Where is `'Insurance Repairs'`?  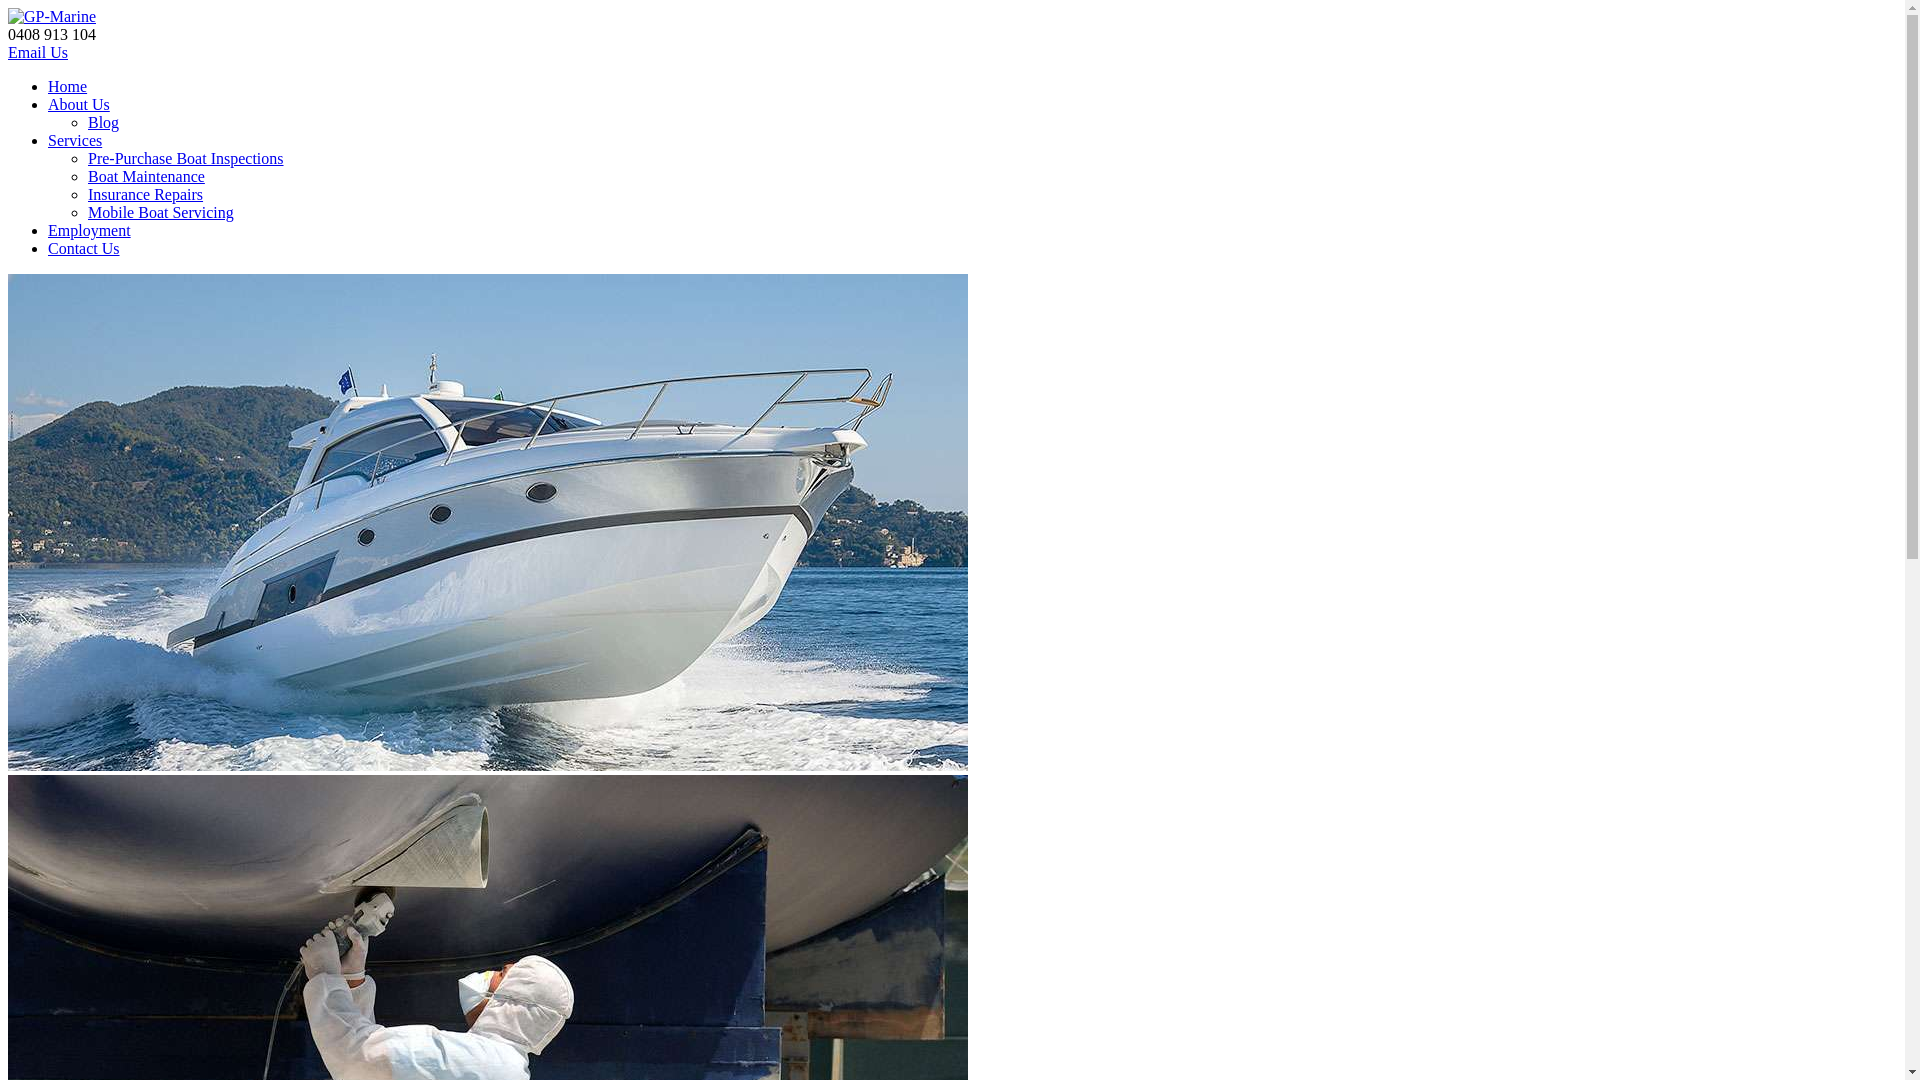
'Insurance Repairs' is located at coordinates (86, 194).